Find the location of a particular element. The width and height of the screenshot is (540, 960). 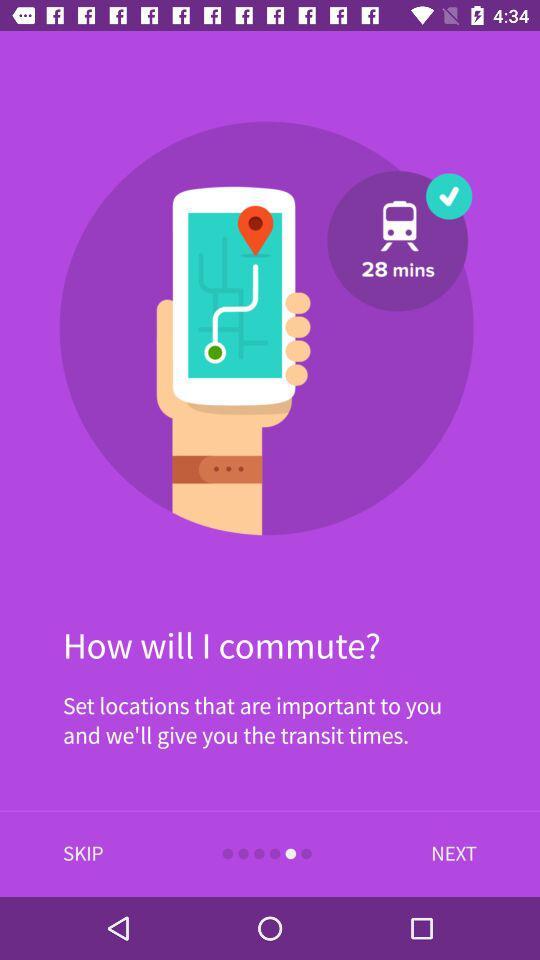

item at the bottom right corner is located at coordinates (449, 853).